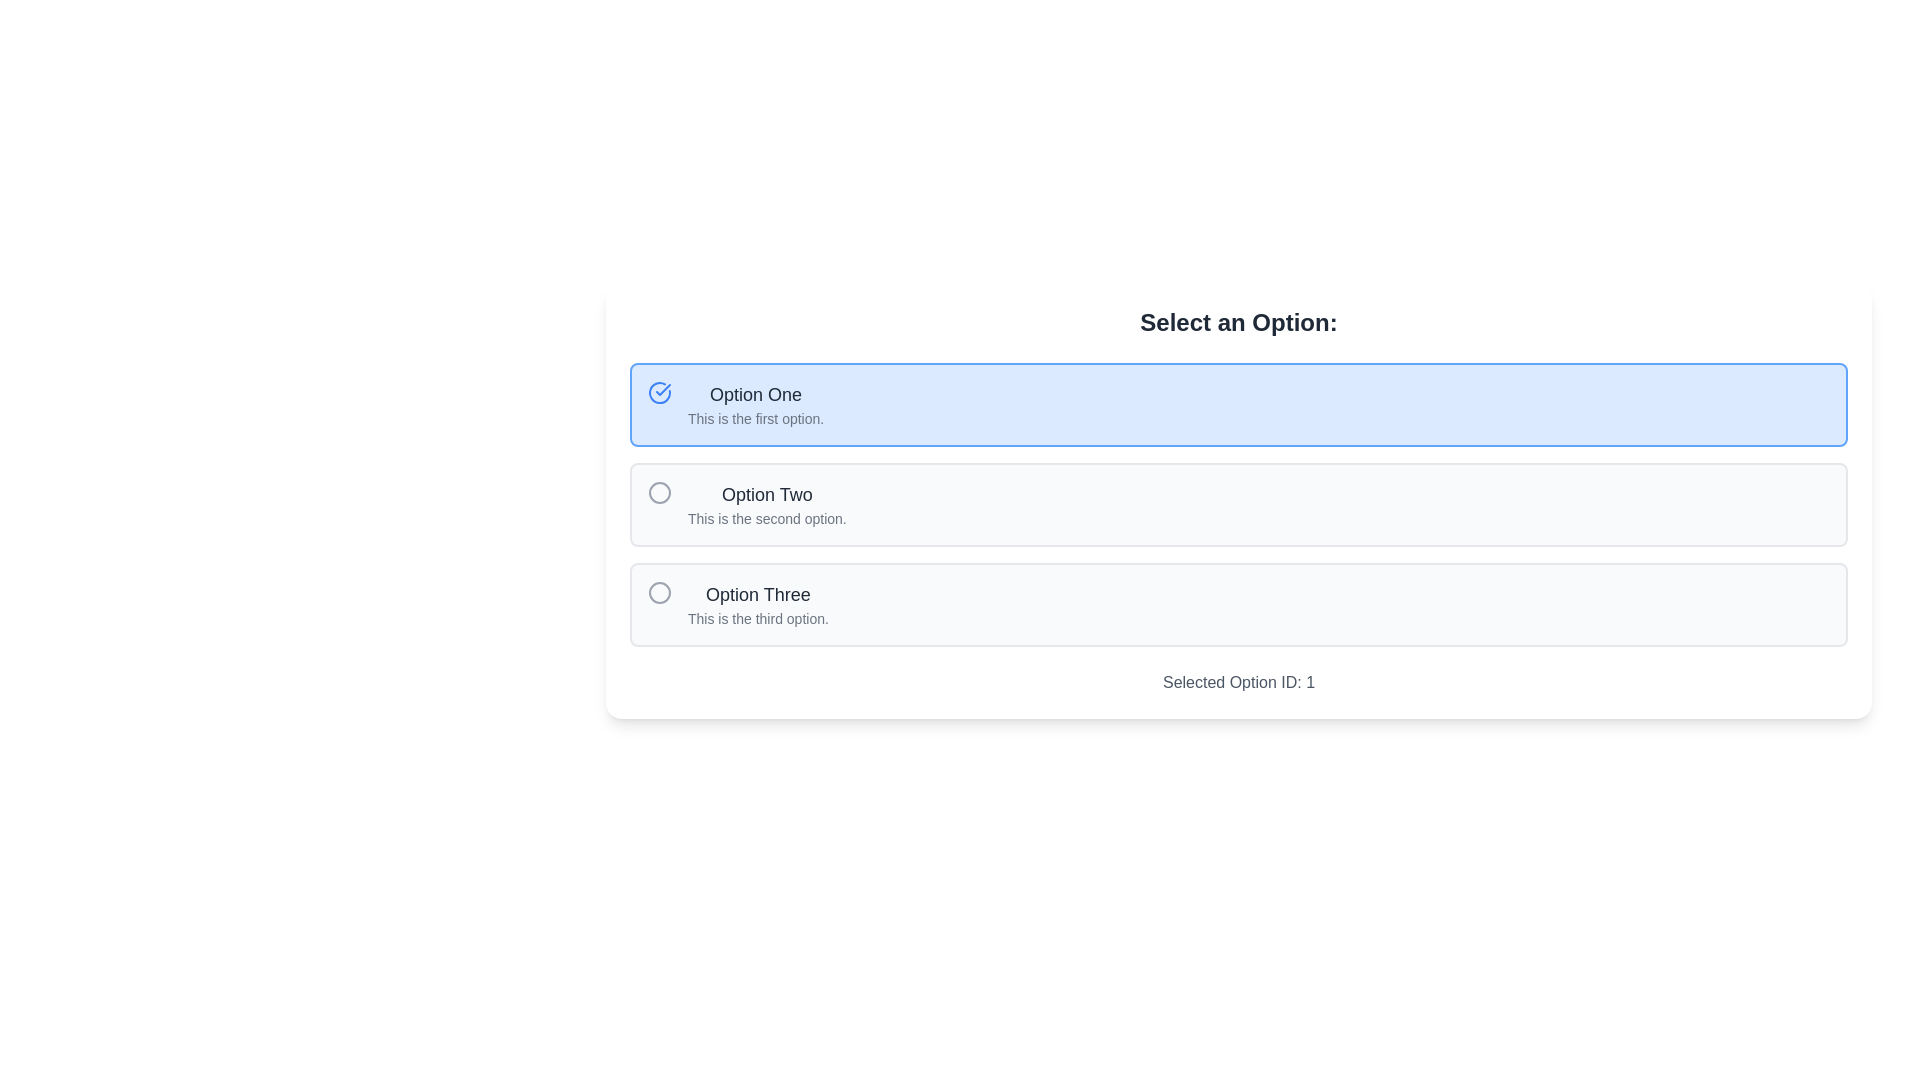 The image size is (1920, 1080). What do you see at coordinates (766, 518) in the screenshot?
I see `the text label reading 'This is the second option.' which is located beneath 'Option Two'` at bounding box center [766, 518].